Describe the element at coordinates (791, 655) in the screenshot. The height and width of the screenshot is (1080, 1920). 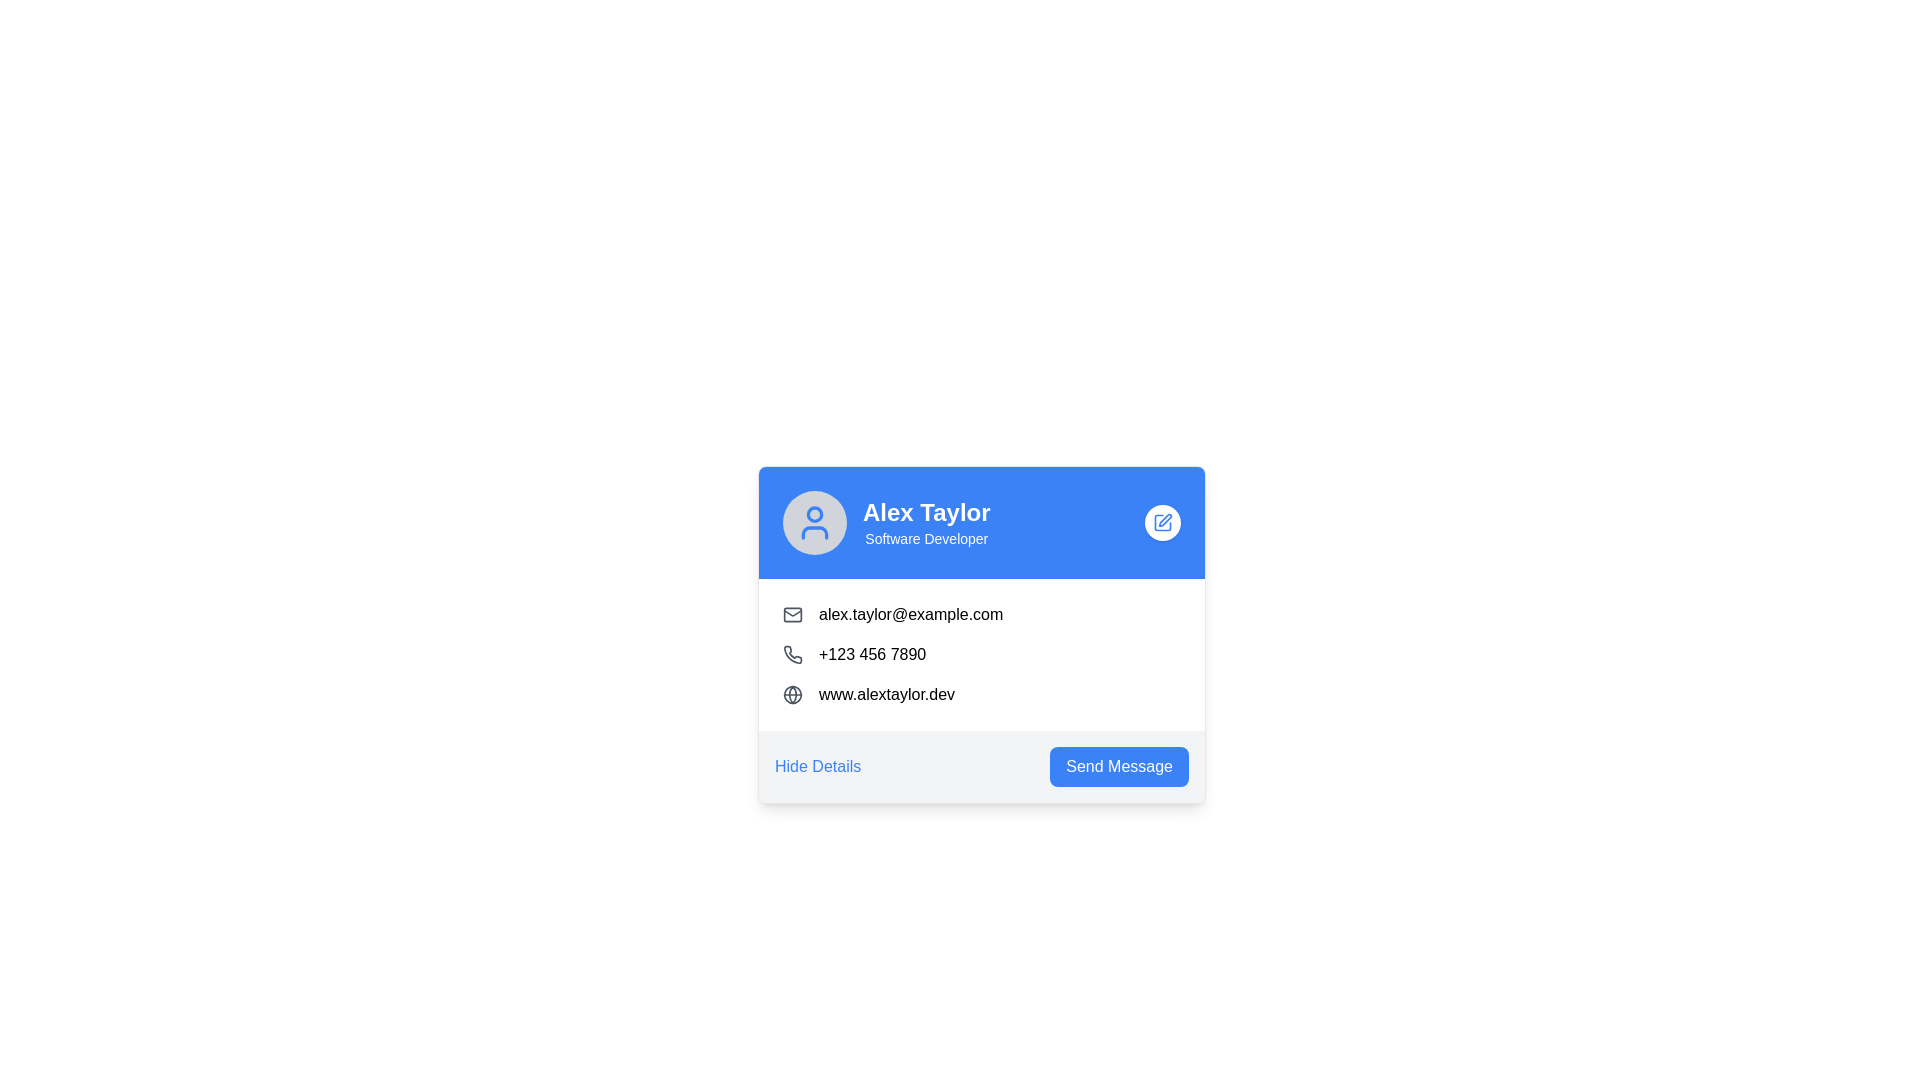
I see `the phone icon located in the second row of the contact information section to the left of the phone number '+123 456 7890'` at that location.